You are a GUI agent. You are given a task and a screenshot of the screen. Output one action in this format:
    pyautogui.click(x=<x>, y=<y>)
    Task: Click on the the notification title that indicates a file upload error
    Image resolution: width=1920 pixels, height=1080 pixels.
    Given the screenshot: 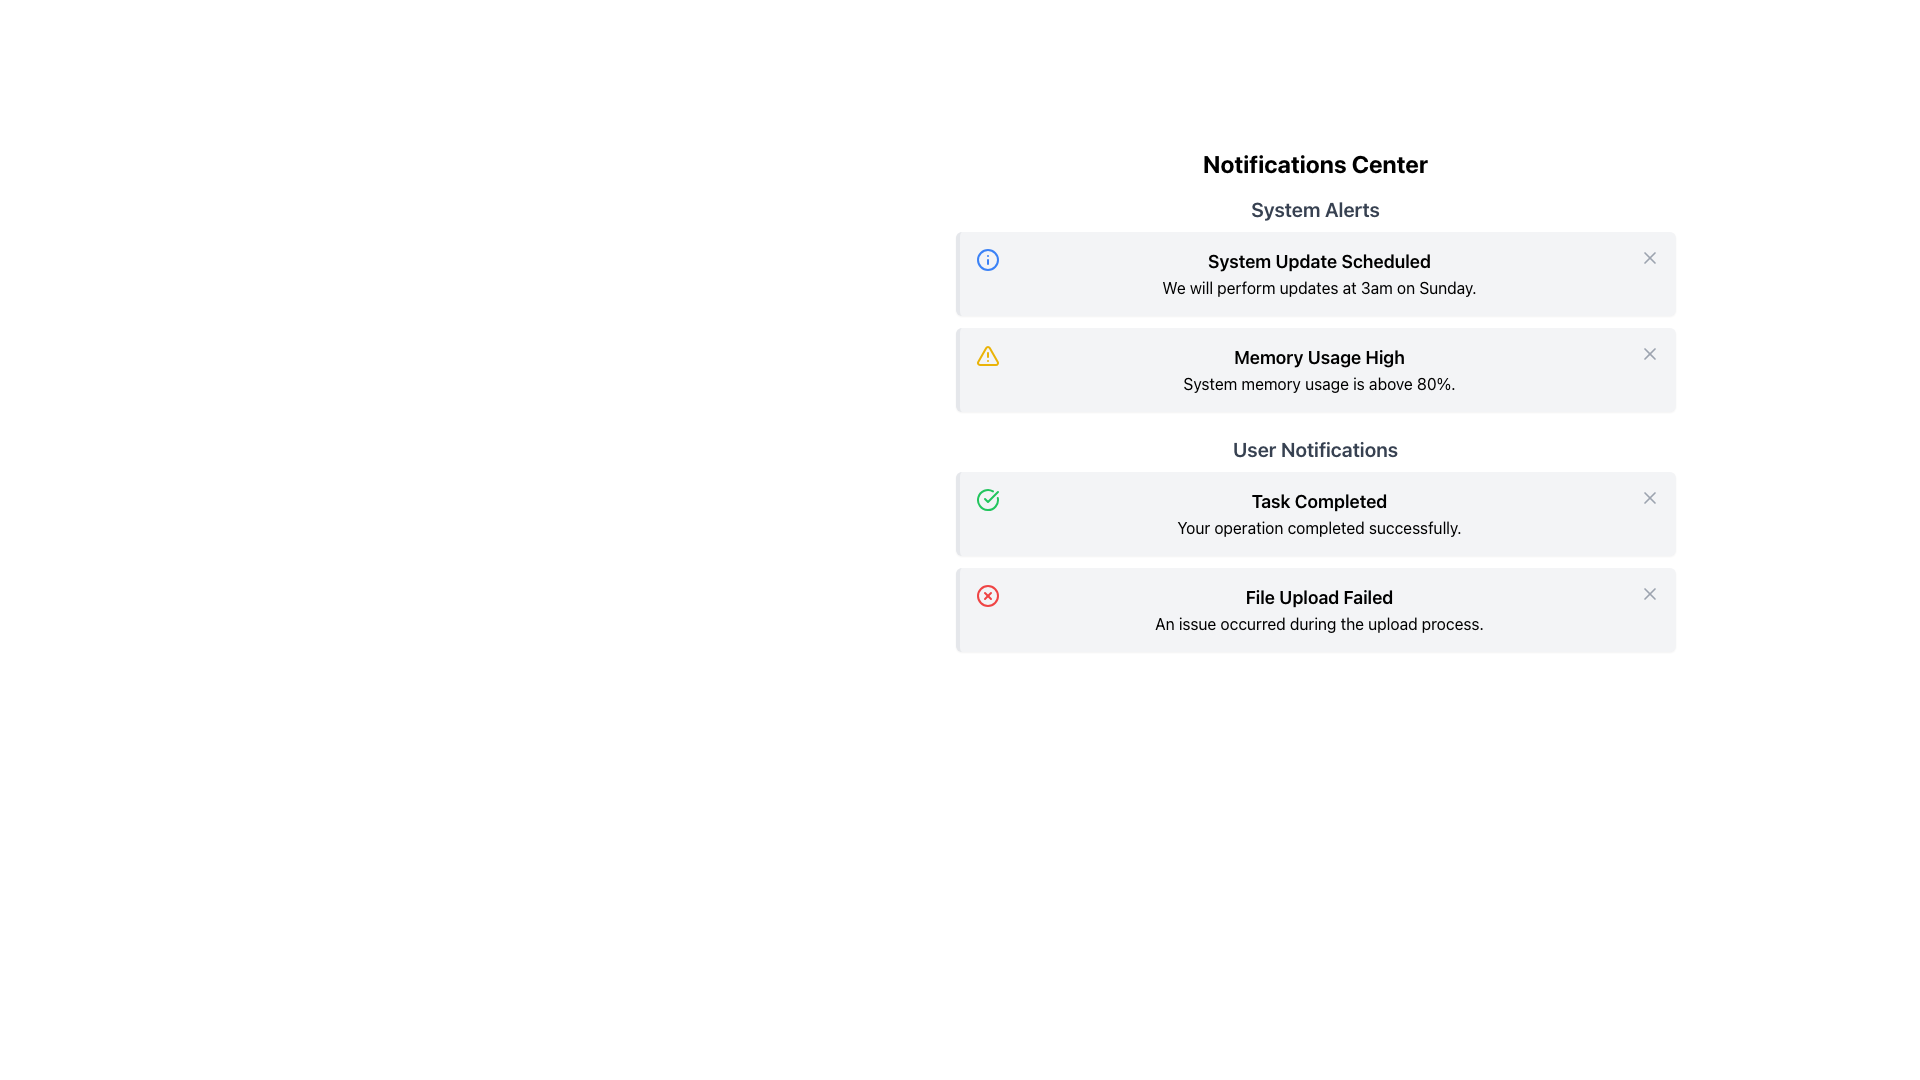 What is the action you would take?
    pyautogui.click(x=1319, y=596)
    